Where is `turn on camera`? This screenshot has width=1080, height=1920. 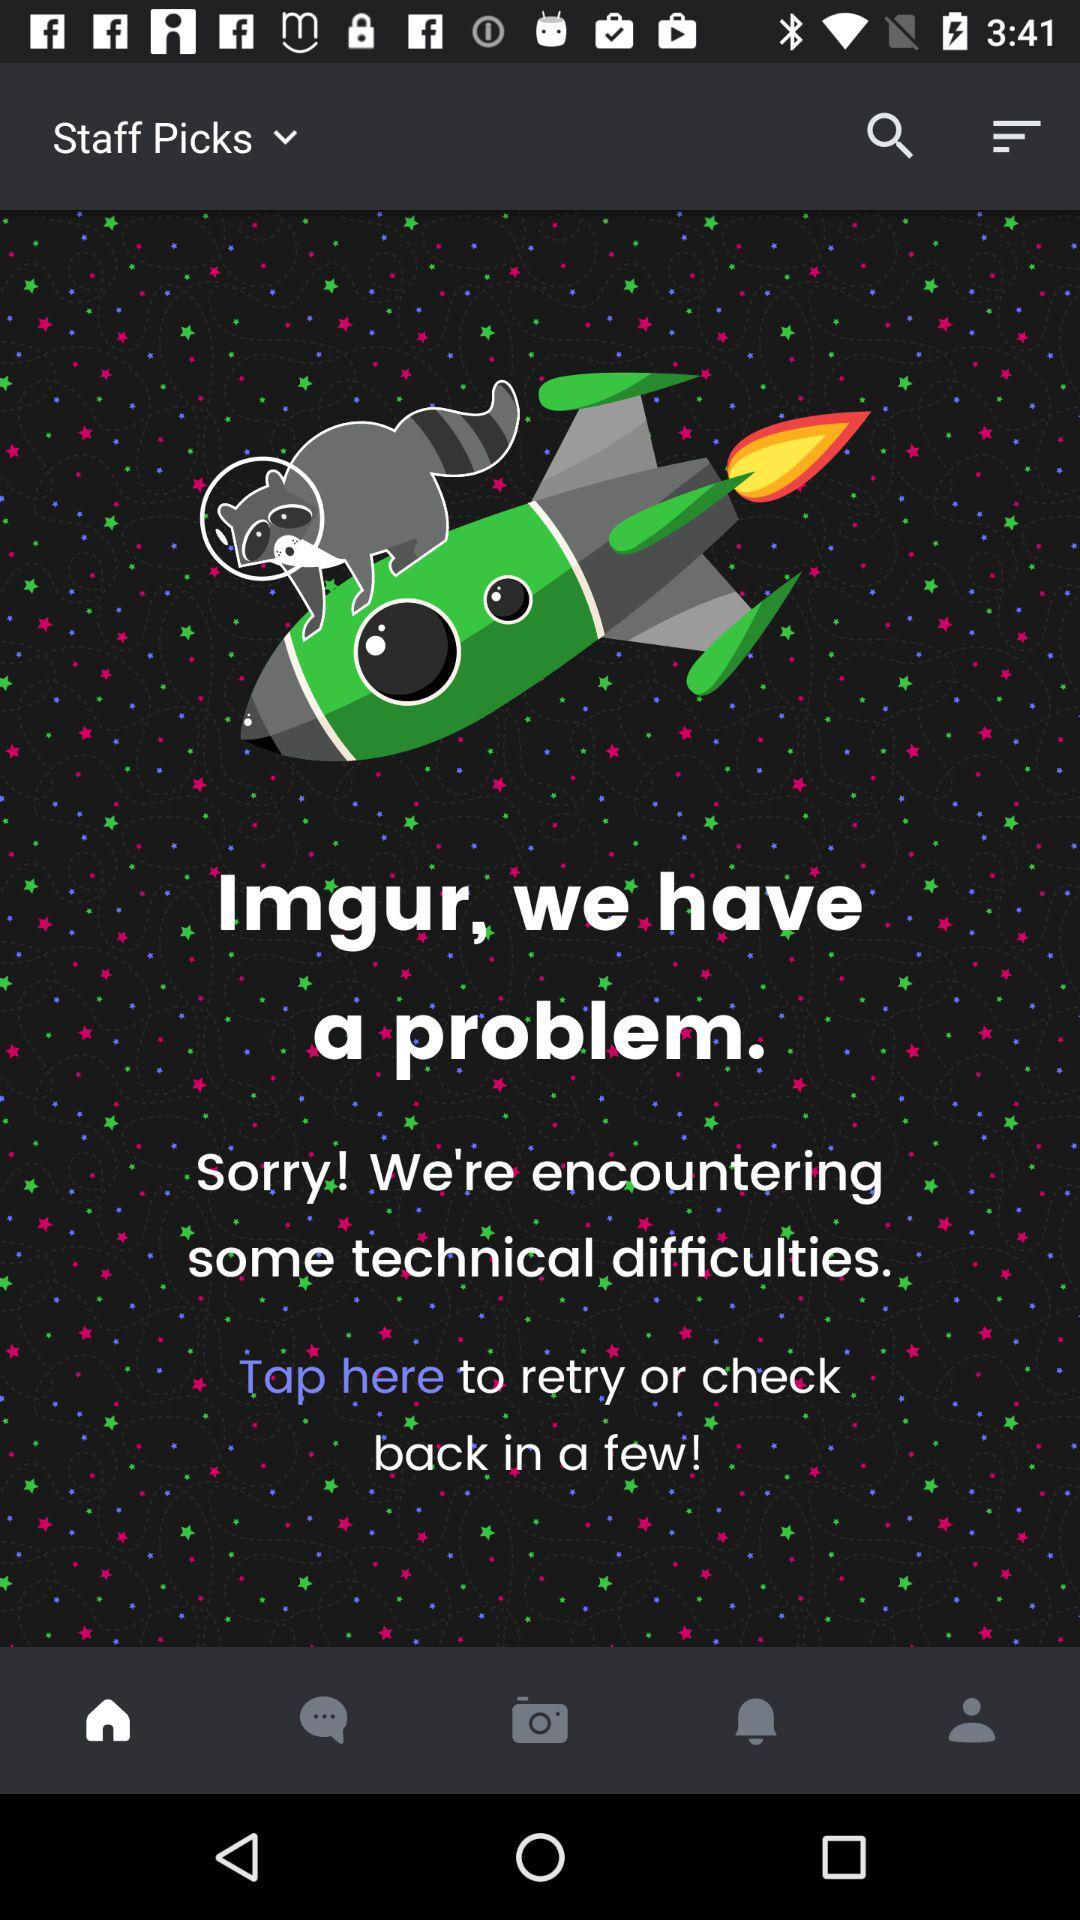 turn on camera is located at coordinates (540, 1719).